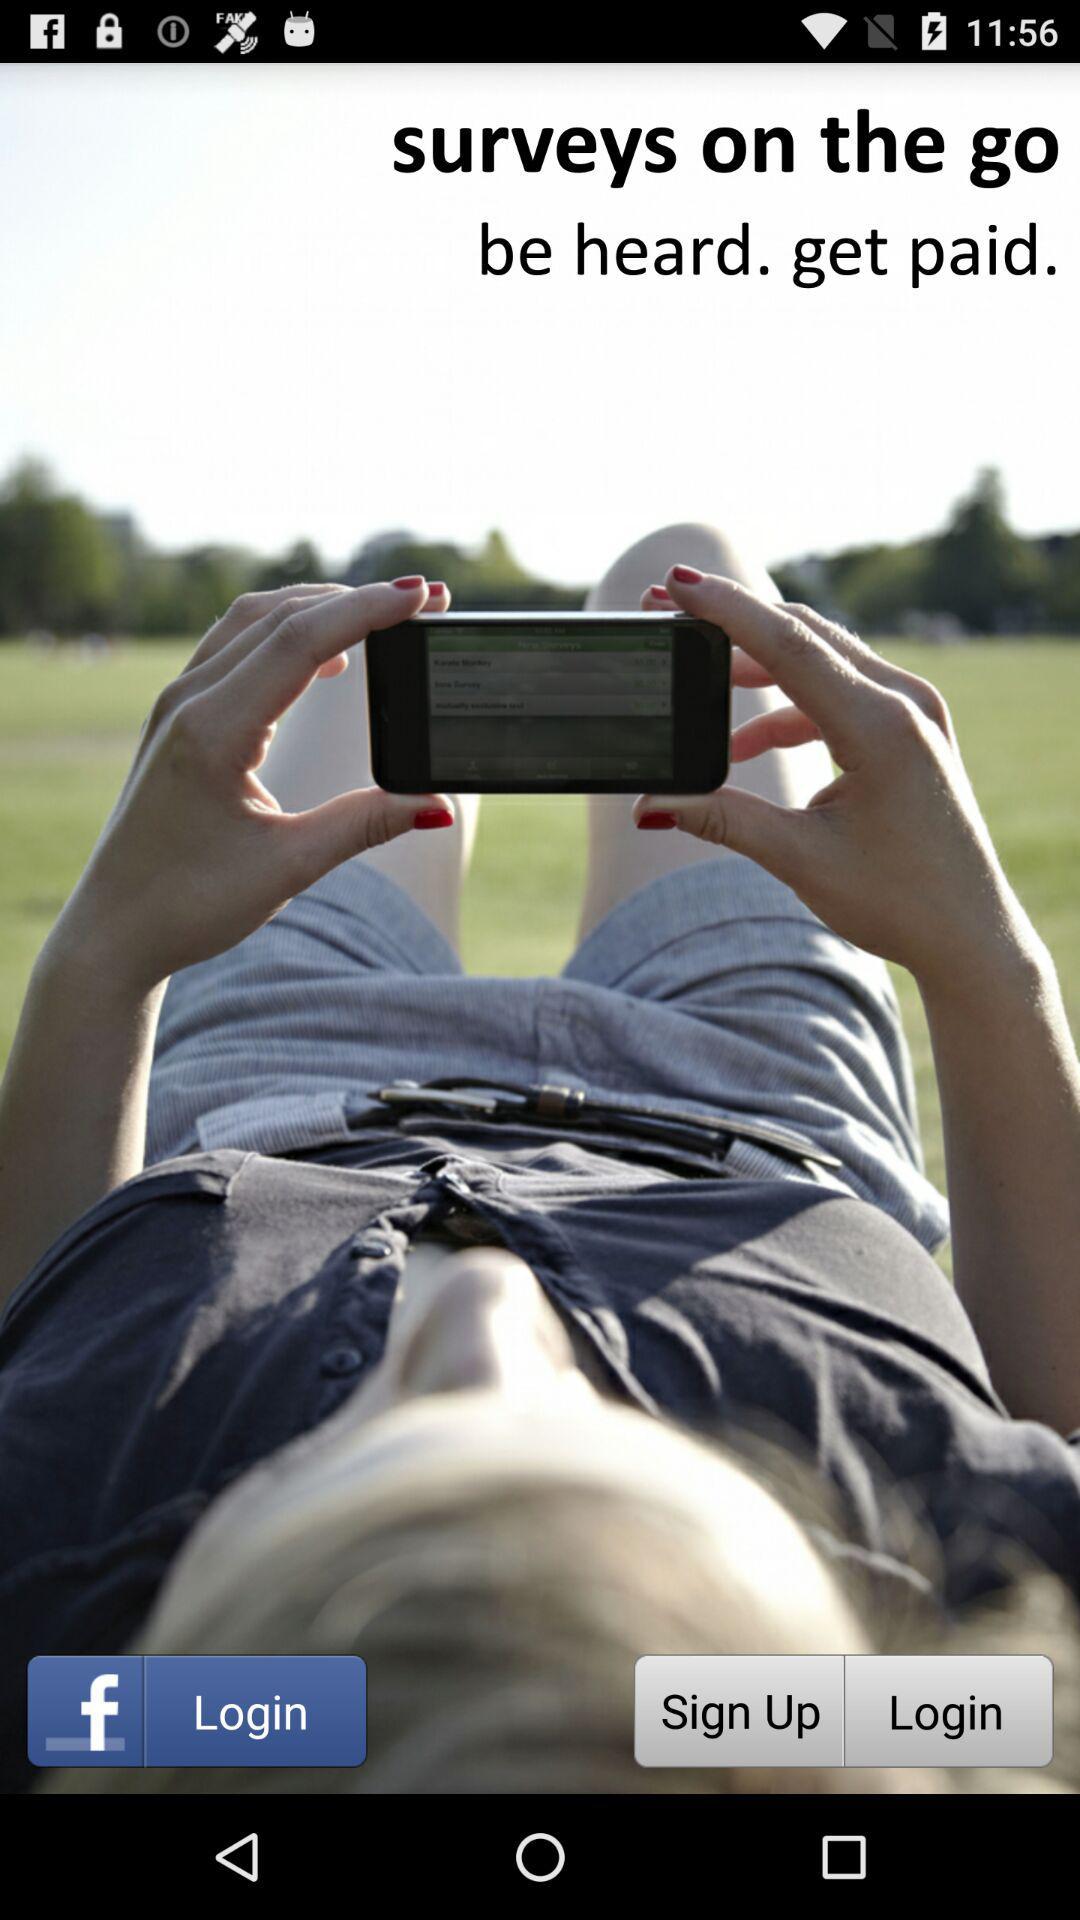  What do you see at coordinates (738, 1710) in the screenshot?
I see `icon to the right of the login icon` at bounding box center [738, 1710].